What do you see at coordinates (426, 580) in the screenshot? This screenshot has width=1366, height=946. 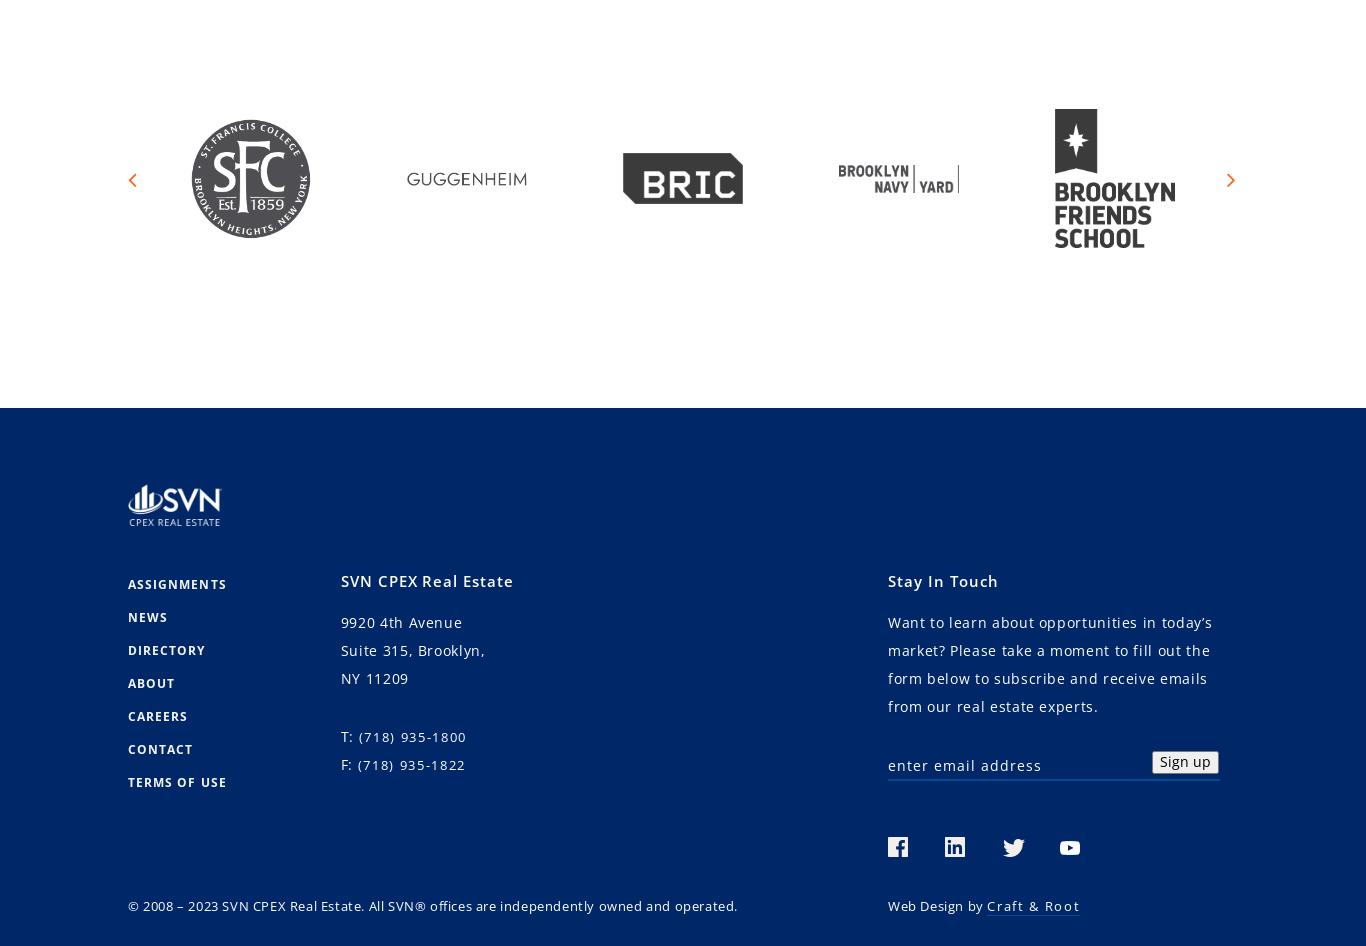 I see `'SVN CPEX Real Estate'` at bounding box center [426, 580].